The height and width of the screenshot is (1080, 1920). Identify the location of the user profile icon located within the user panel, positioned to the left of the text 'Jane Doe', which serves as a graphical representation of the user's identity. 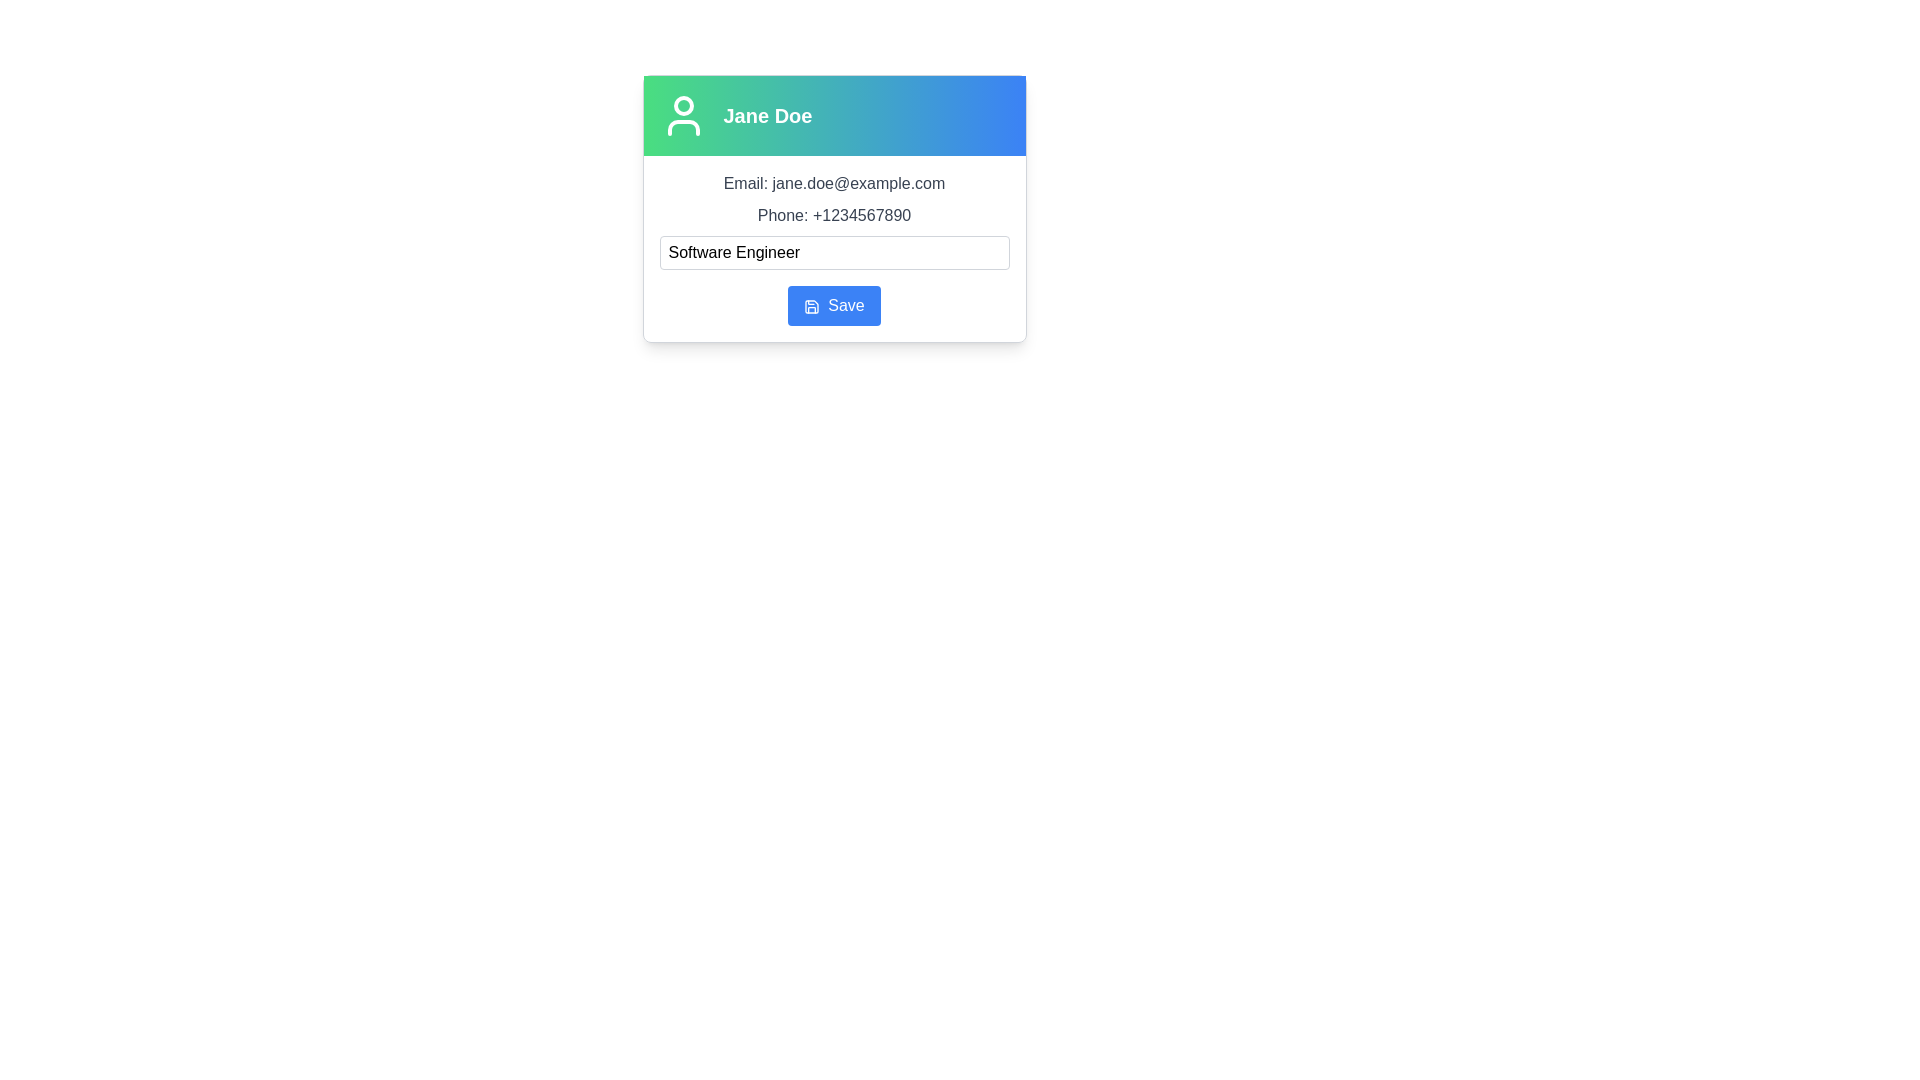
(683, 115).